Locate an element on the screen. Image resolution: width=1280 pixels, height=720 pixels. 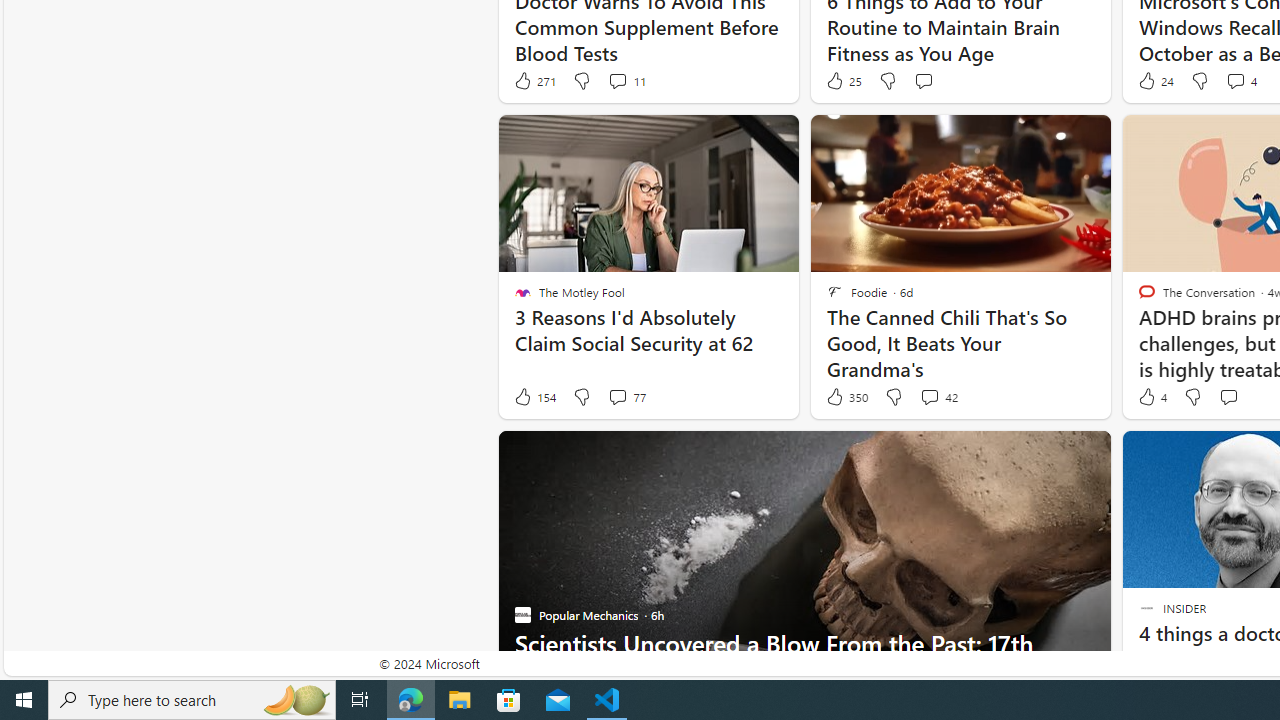
'24 Like' is located at coordinates (1154, 80).